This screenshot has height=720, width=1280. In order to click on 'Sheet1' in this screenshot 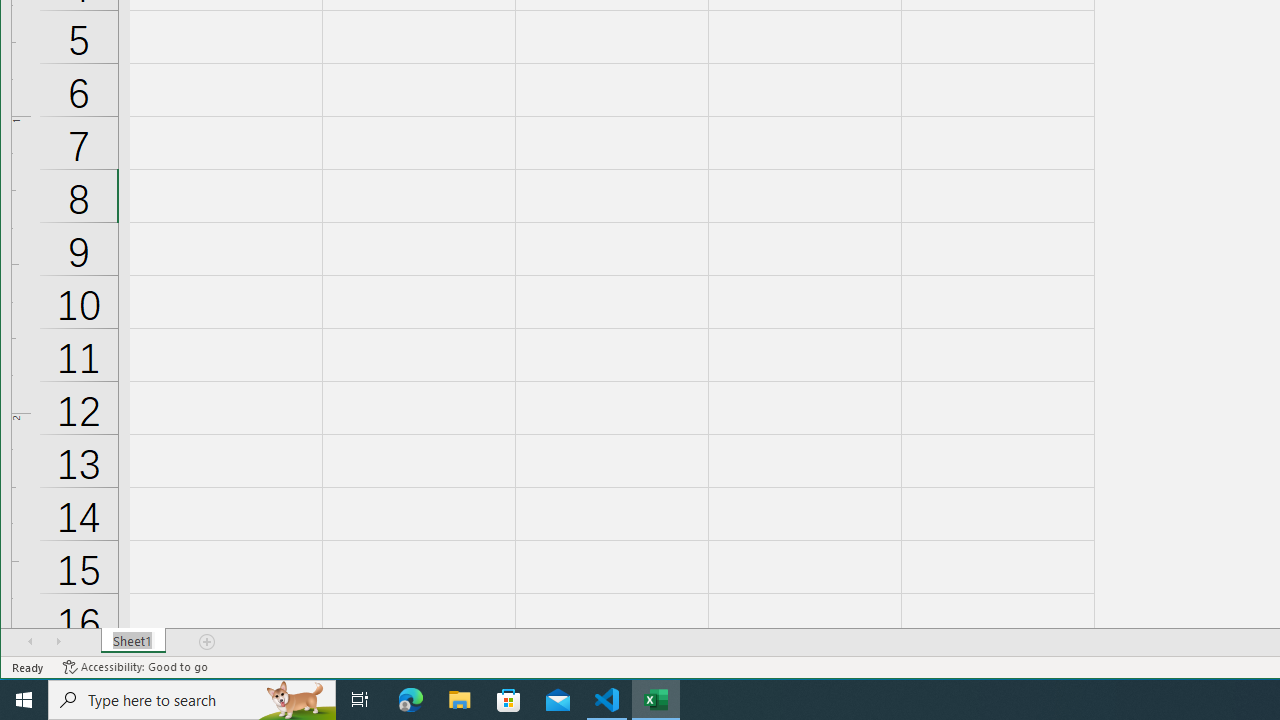, I will do `click(132, 641)`.